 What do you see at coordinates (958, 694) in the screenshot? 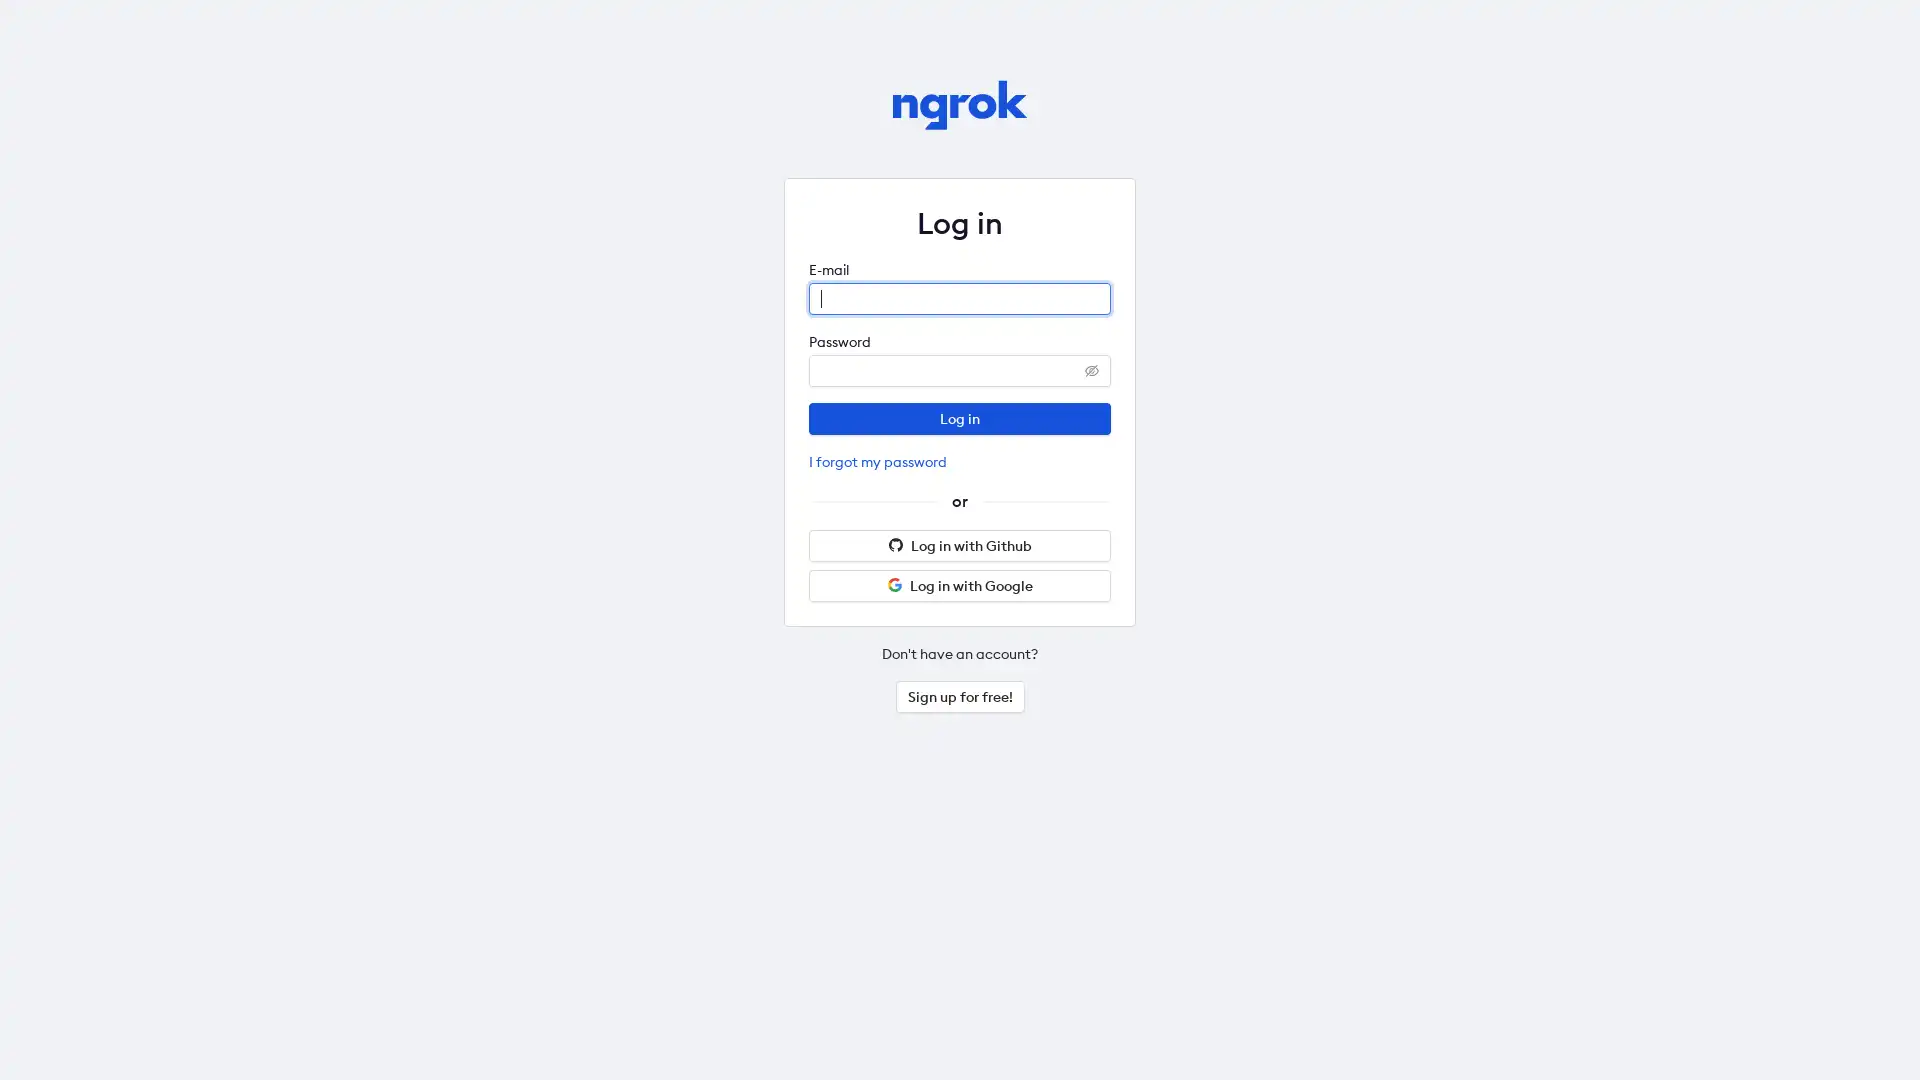
I see `Sign up for free!` at bounding box center [958, 694].